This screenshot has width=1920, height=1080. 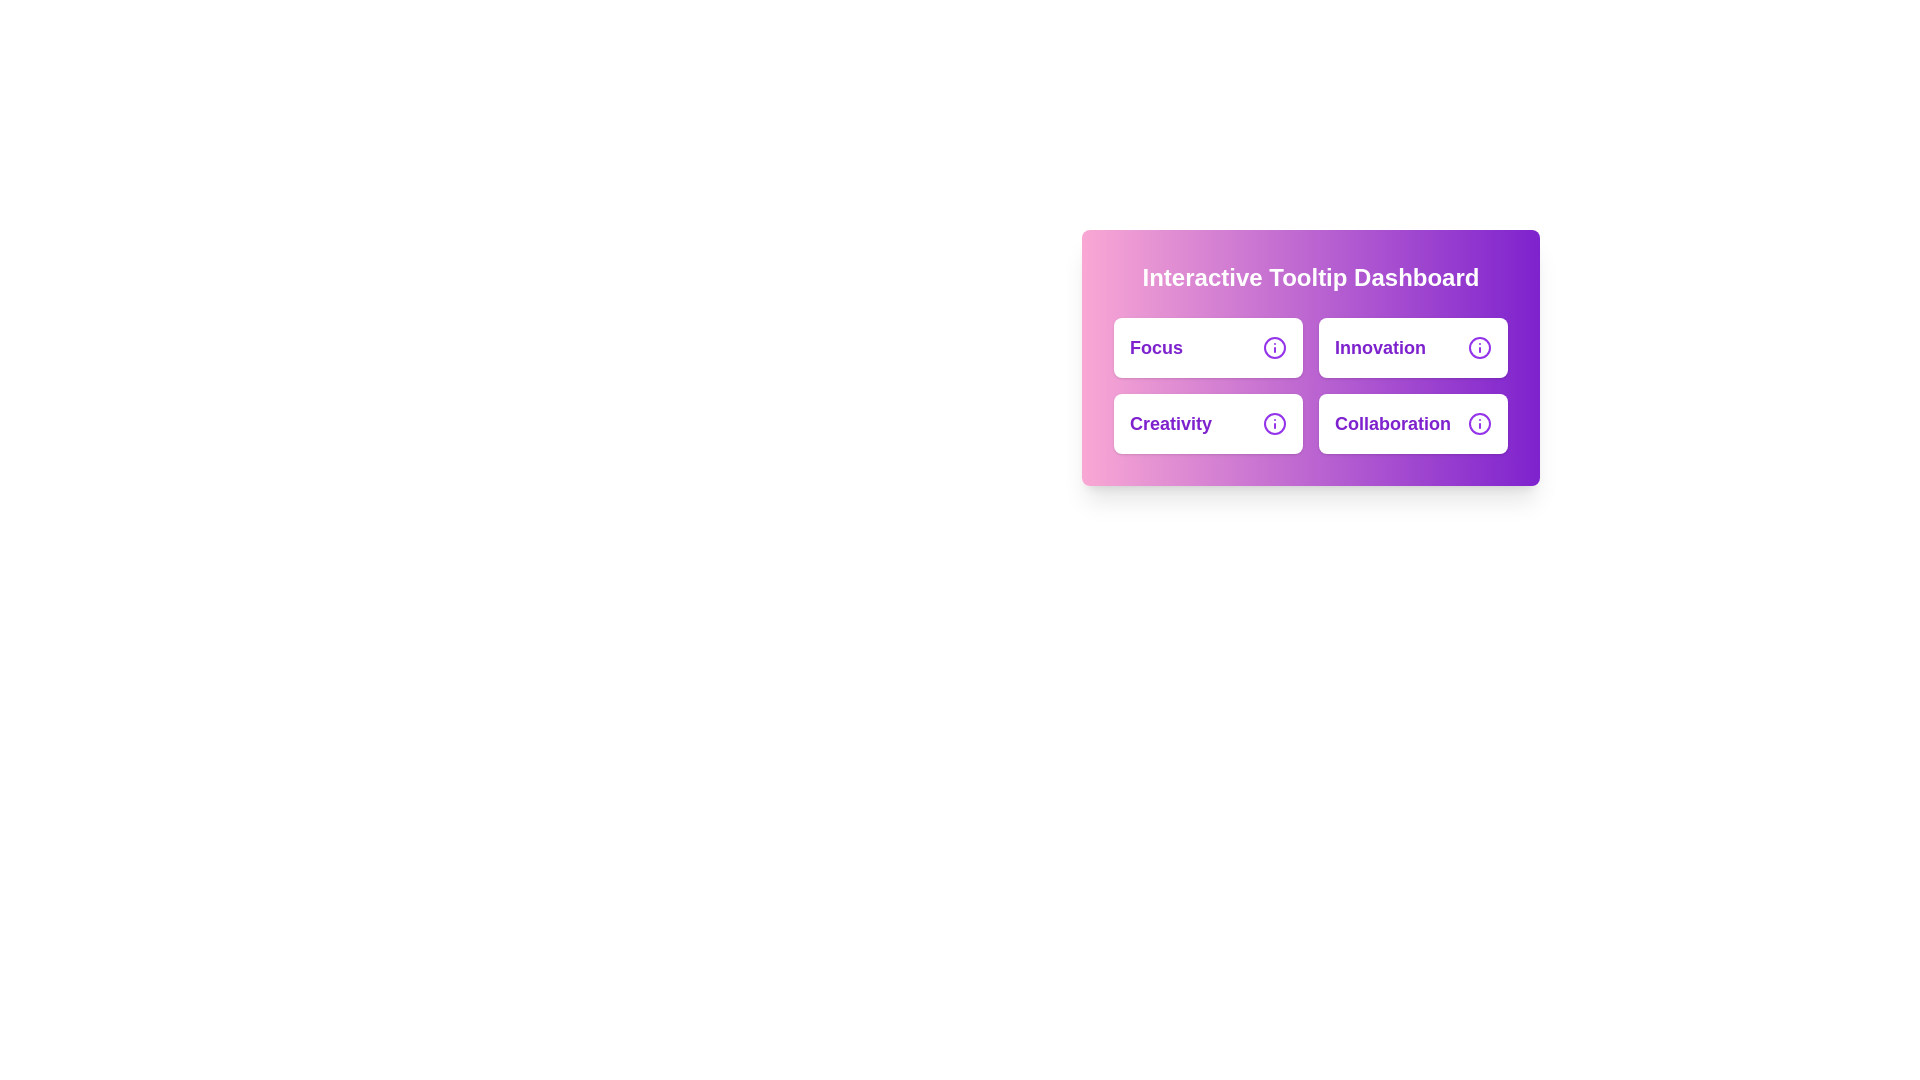 What do you see at coordinates (1207, 346) in the screenshot?
I see `the first card in the top-left corner of the 'Interactive Tooltip Dashboard'` at bounding box center [1207, 346].